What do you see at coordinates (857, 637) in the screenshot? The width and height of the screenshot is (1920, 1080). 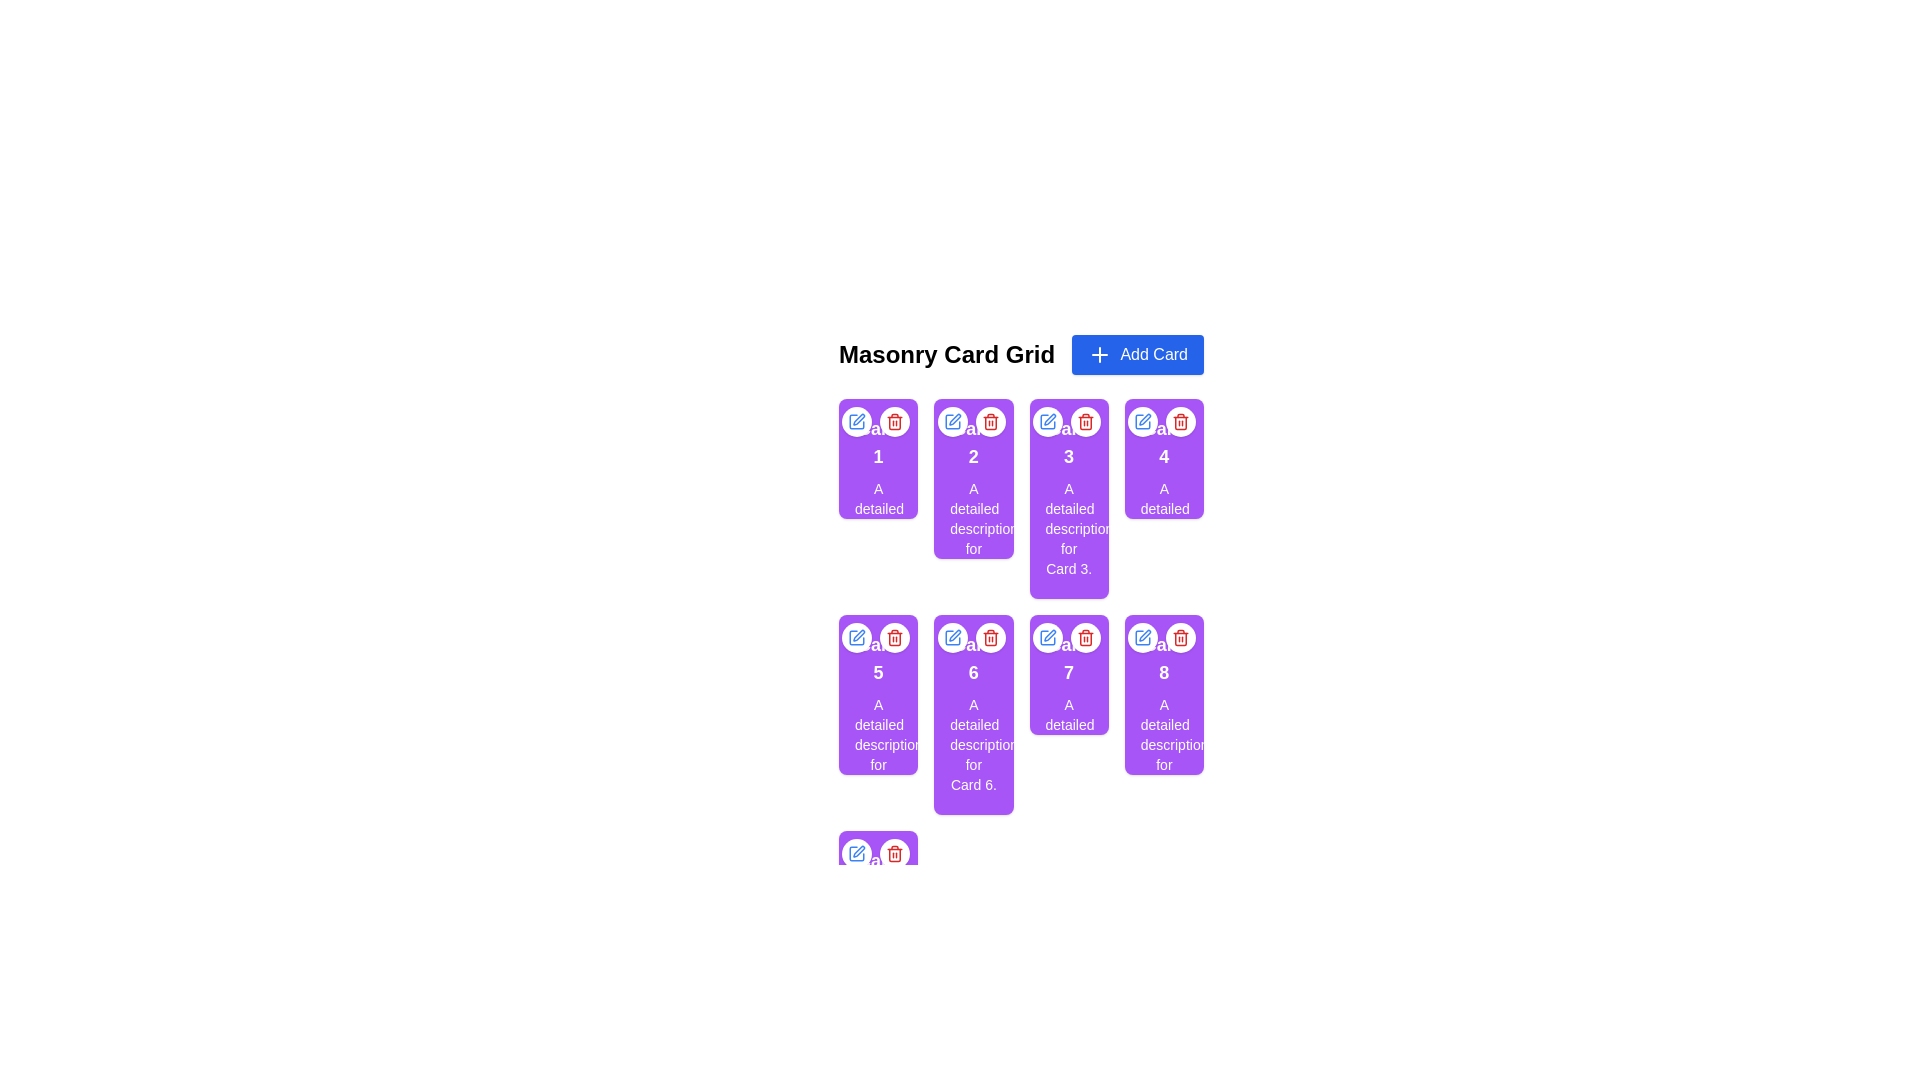 I see `the circular edit button with a pen icon in the top-right corner of the card labeled '5'` at bounding box center [857, 637].